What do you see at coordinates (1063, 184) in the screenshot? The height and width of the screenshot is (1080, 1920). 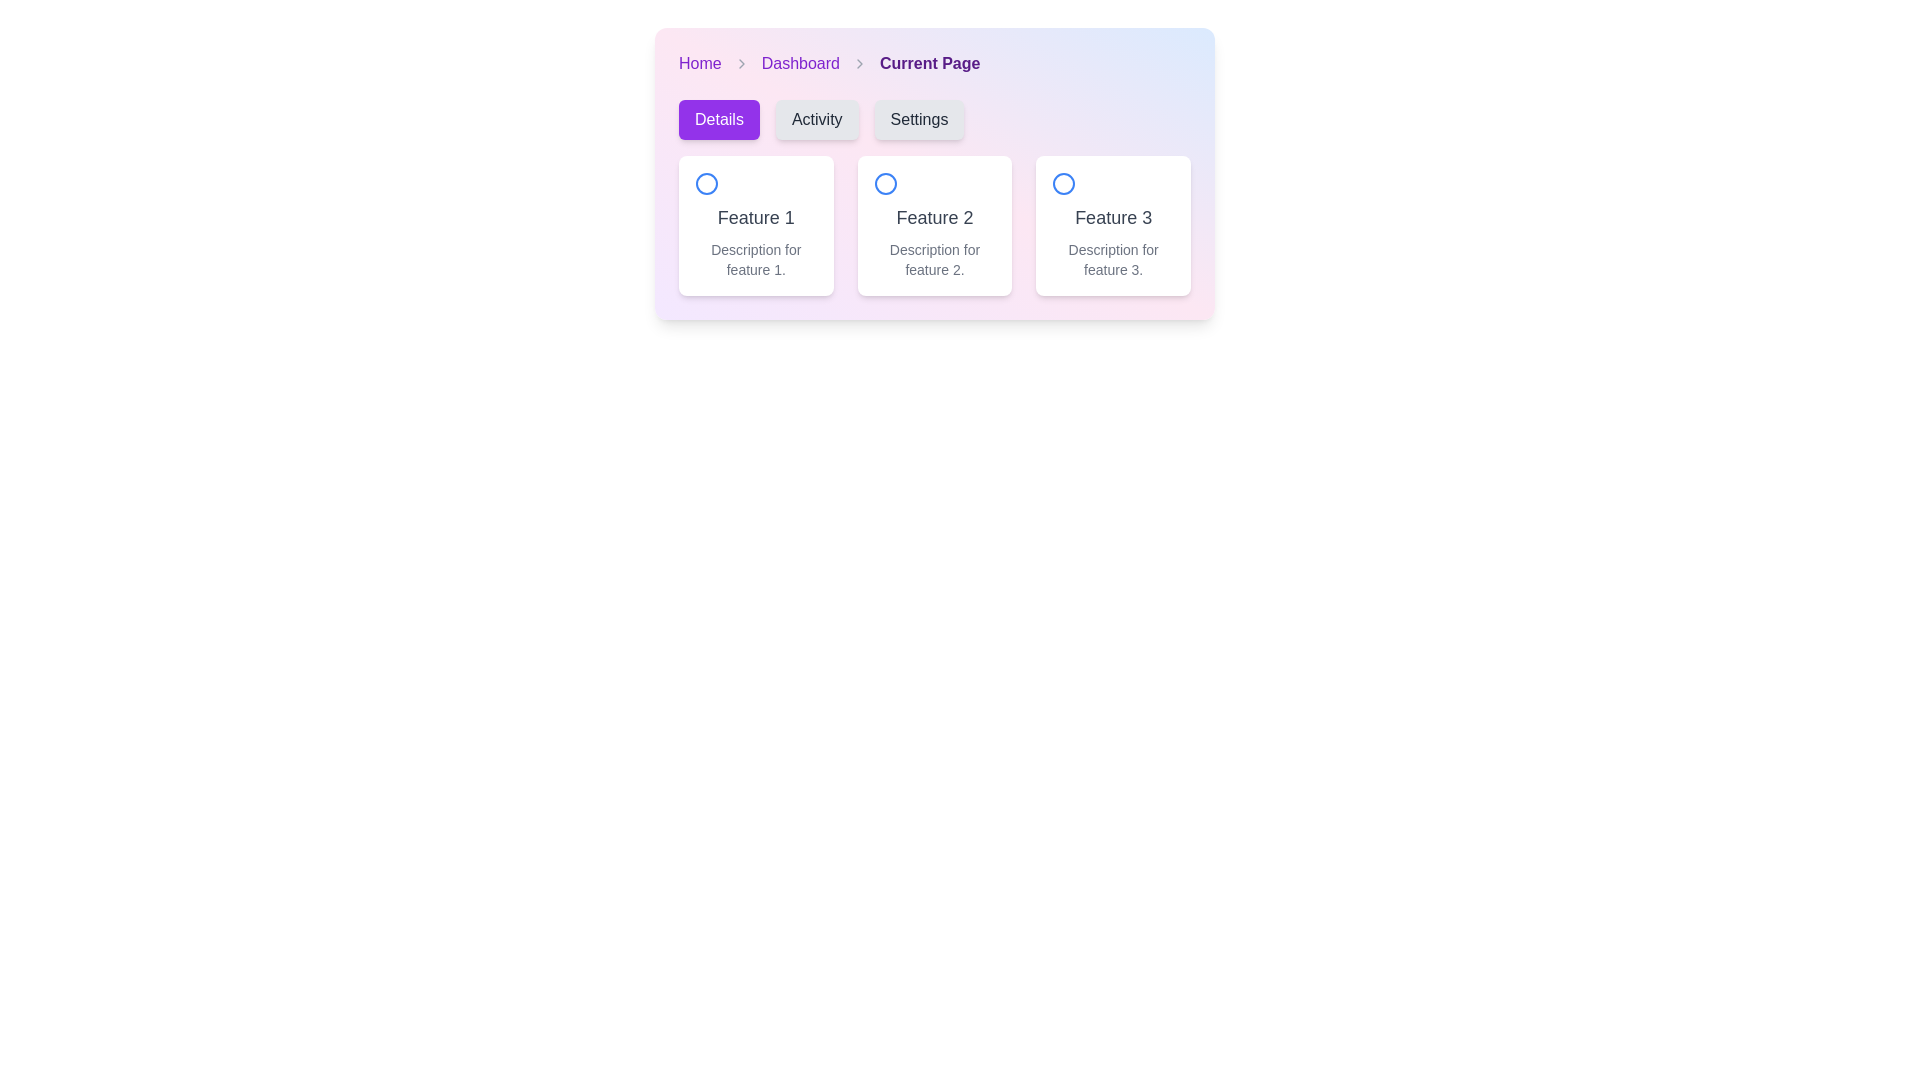 I see `the blue circular icon with a thin stroke located above the 'Feature 3' title in the feature card` at bounding box center [1063, 184].